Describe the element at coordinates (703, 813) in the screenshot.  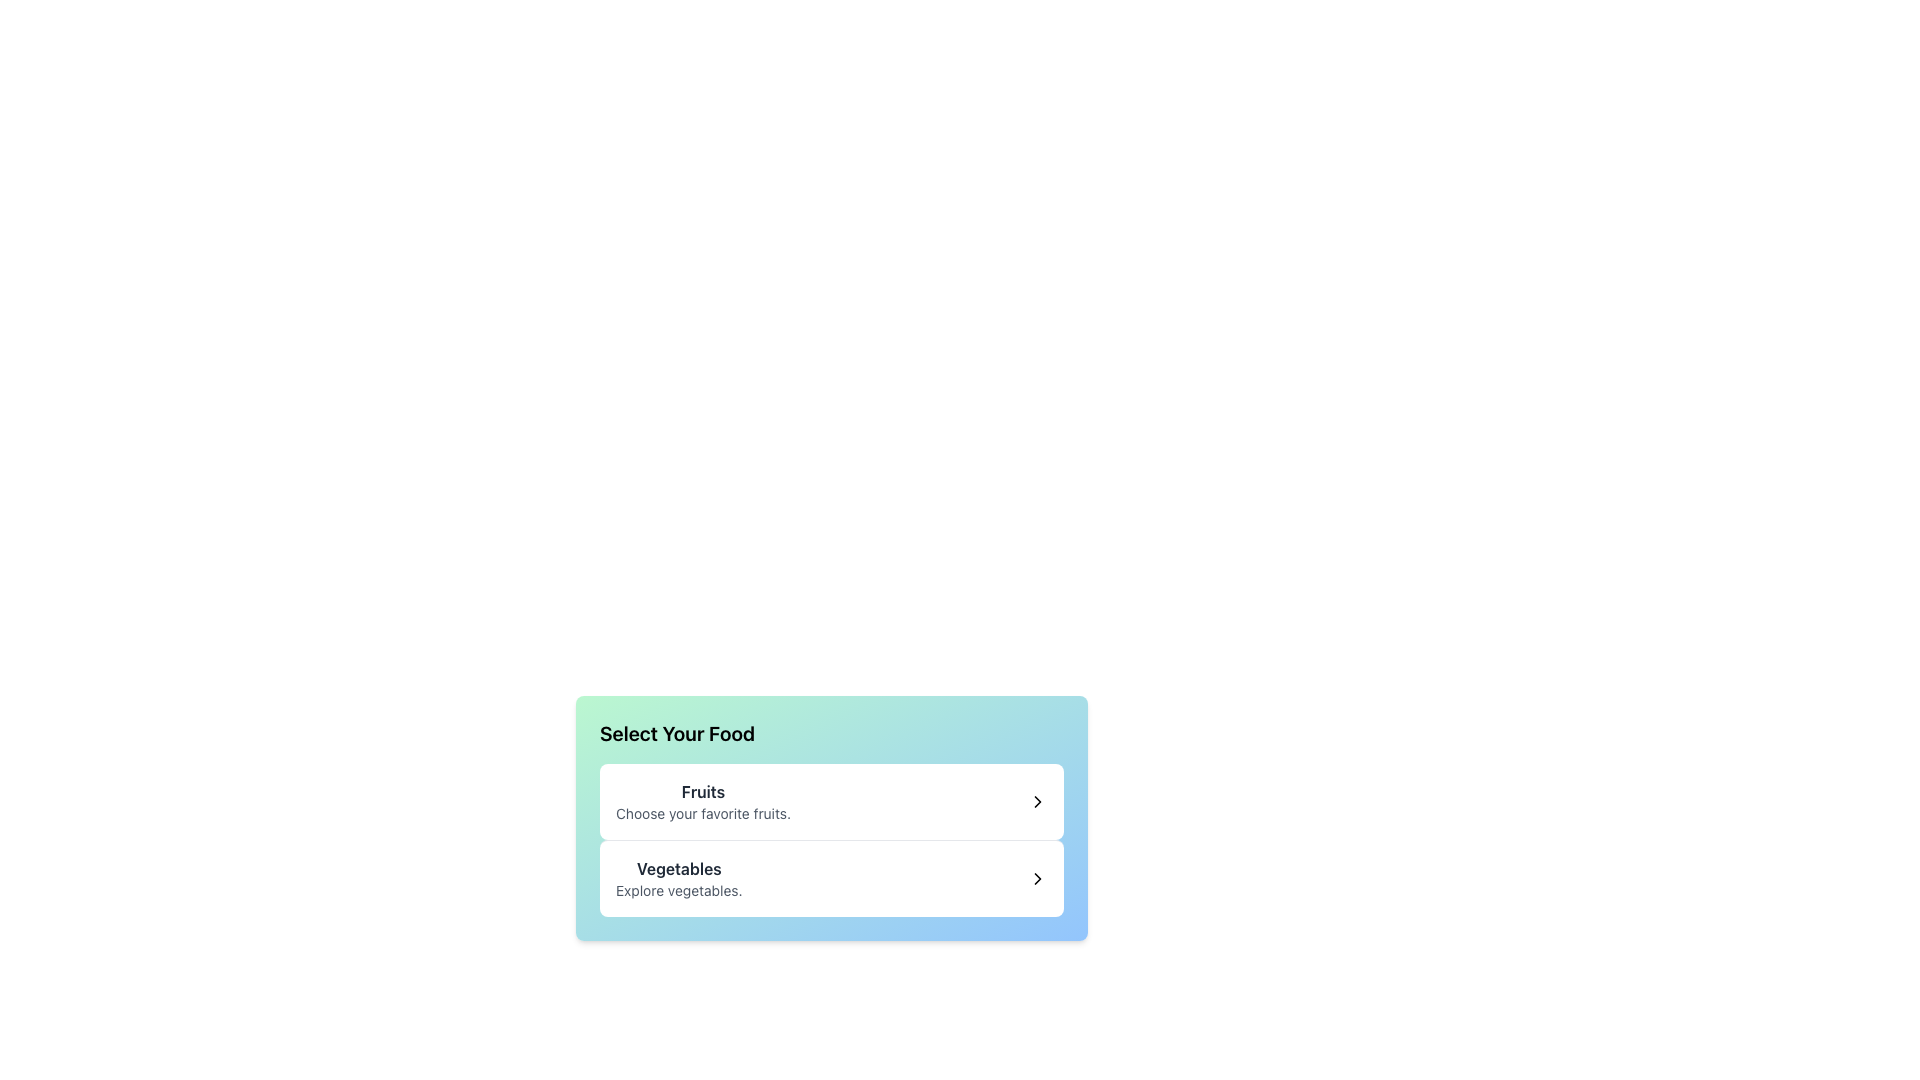
I see `the static text displaying 'Choose your favorite fruits.' located below the 'Fruits' label in the 'Select Your Food' section` at that location.